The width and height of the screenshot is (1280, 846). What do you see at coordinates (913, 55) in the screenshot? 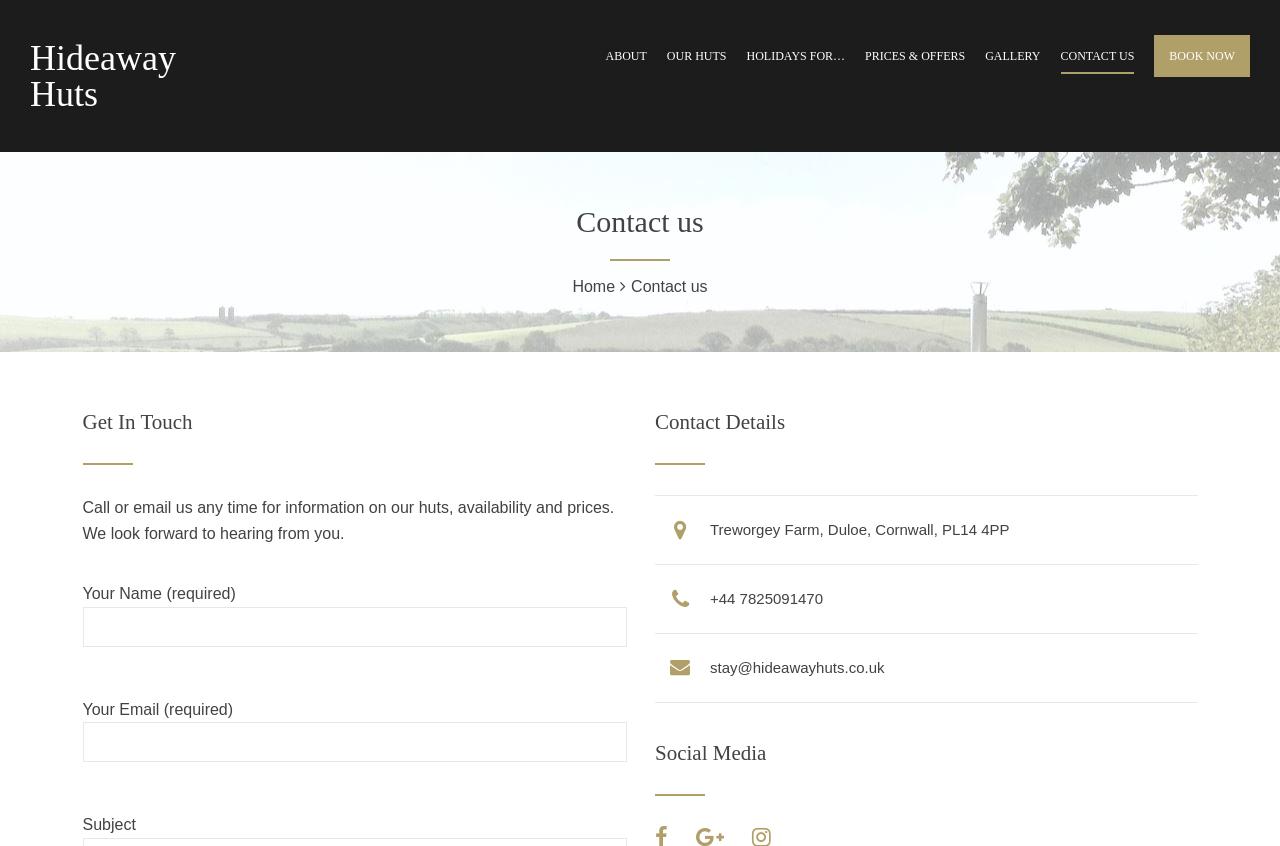
I see `'Prices & Offers'` at bounding box center [913, 55].